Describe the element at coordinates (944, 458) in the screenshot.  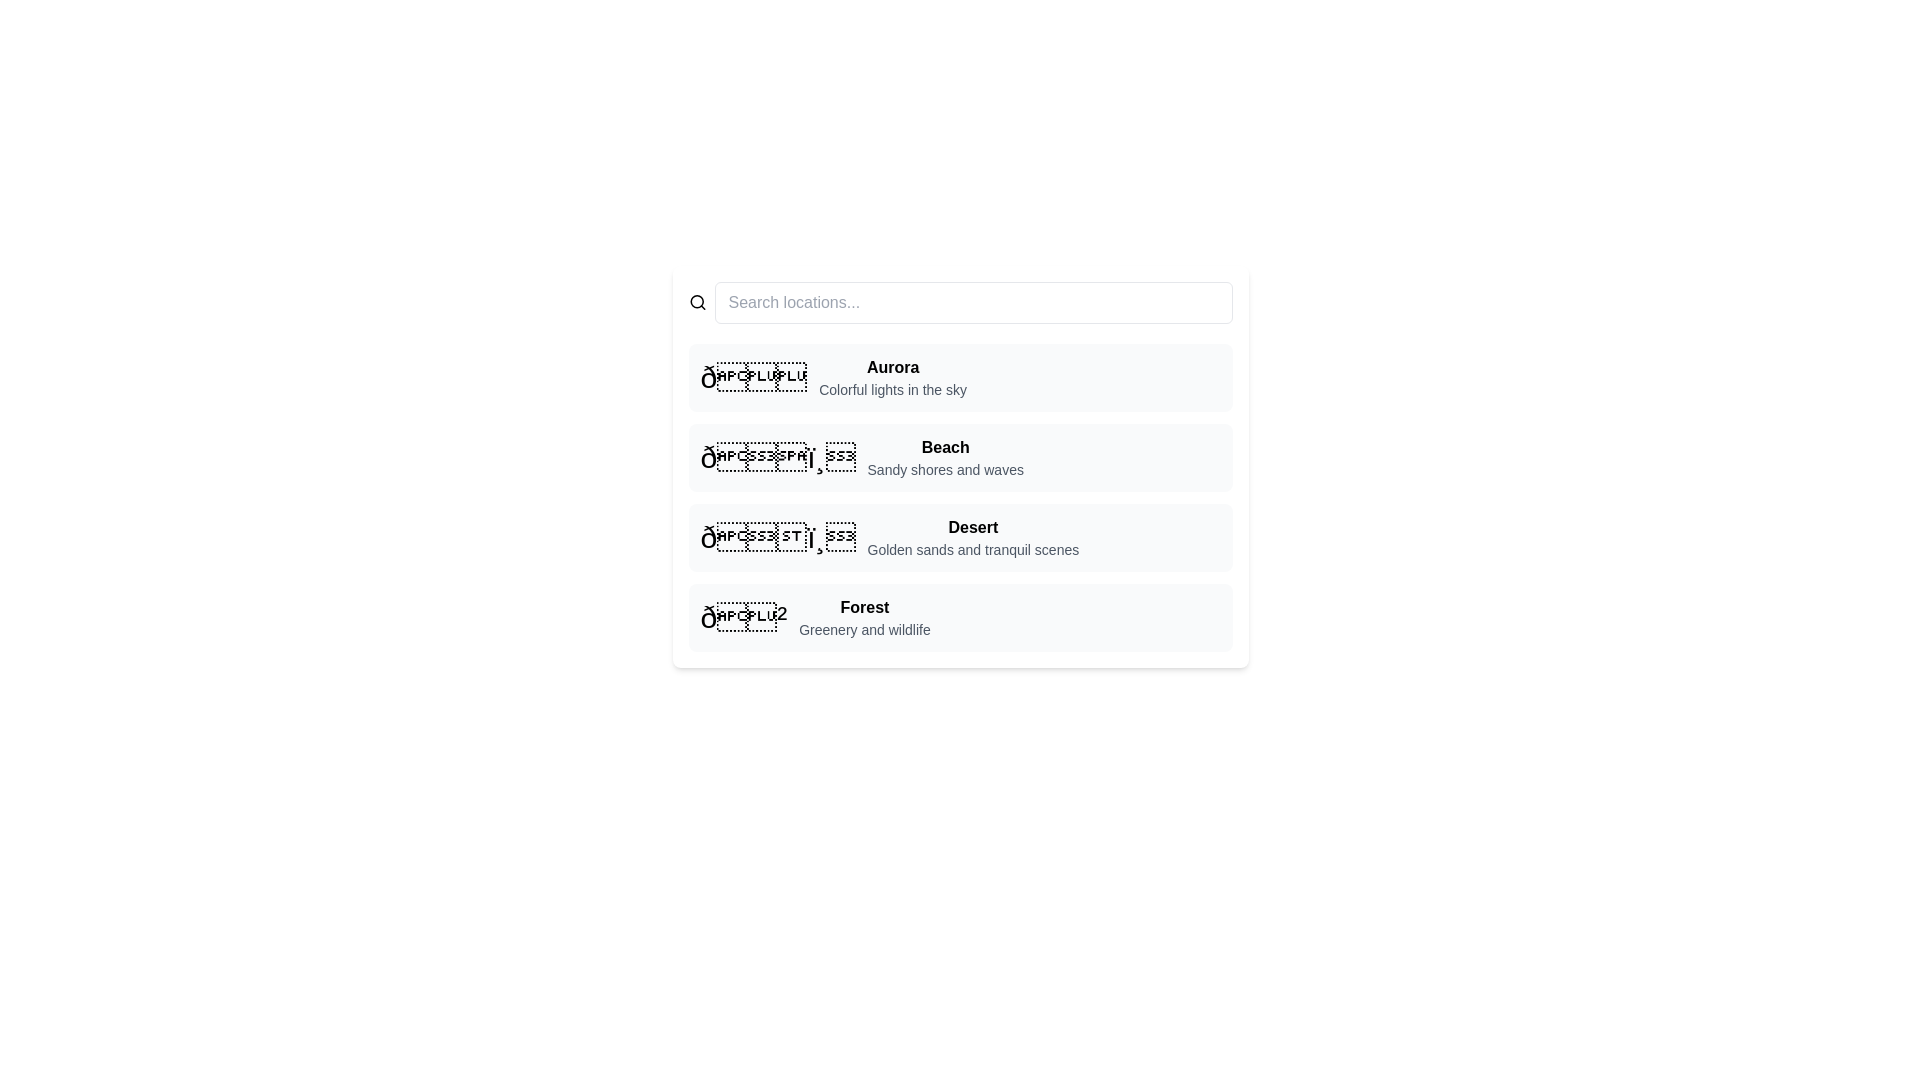
I see `descriptive text content of the label that indicates the 'Beach' location, which is positioned in the second row of a vertical list between 'Aurora' and 'Desert'` at that location.